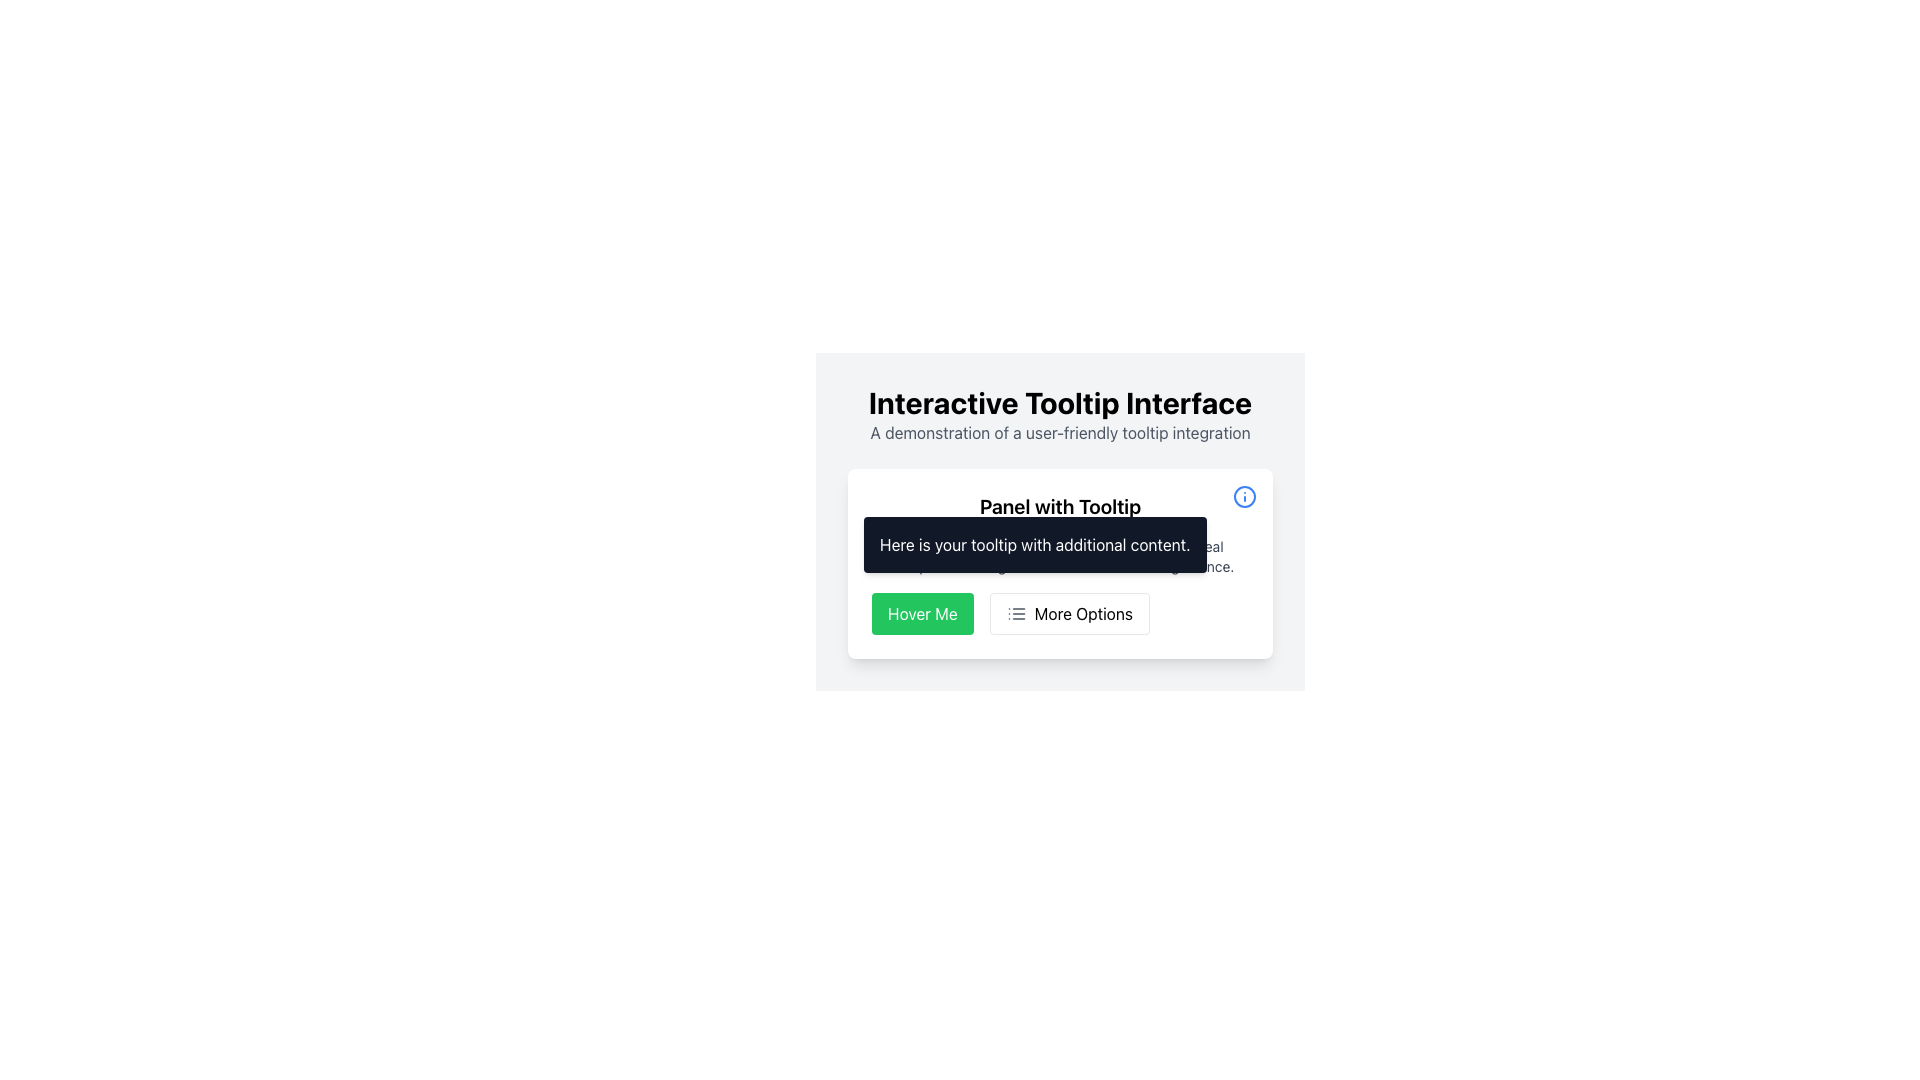  I want to click on the Text Label that provides guidance beneath the heading 'Panel with Tooltip' and above the buttons 'Hover Me' and 'More Options', so click(1059, 556).